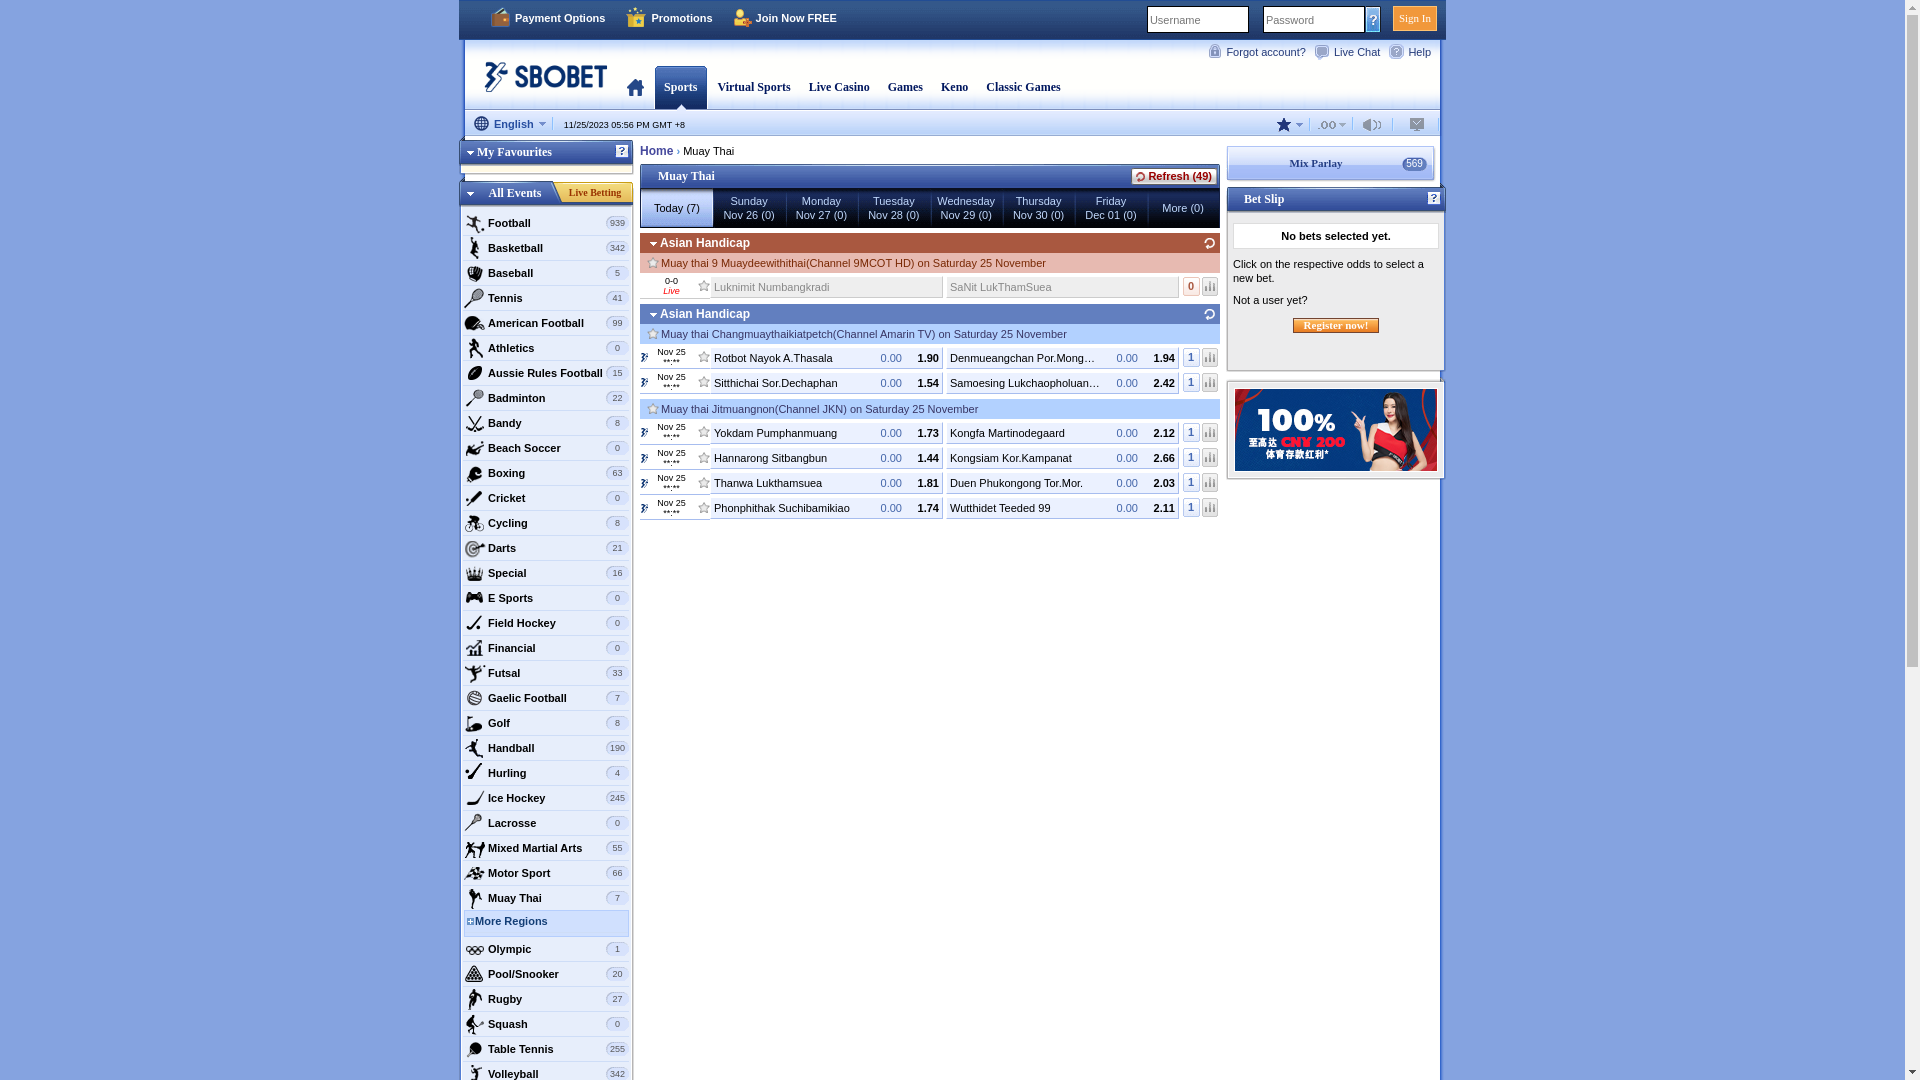 This screenshot has width=1920, height=1080. I want to click on 'Baseball, so click(461, 273).